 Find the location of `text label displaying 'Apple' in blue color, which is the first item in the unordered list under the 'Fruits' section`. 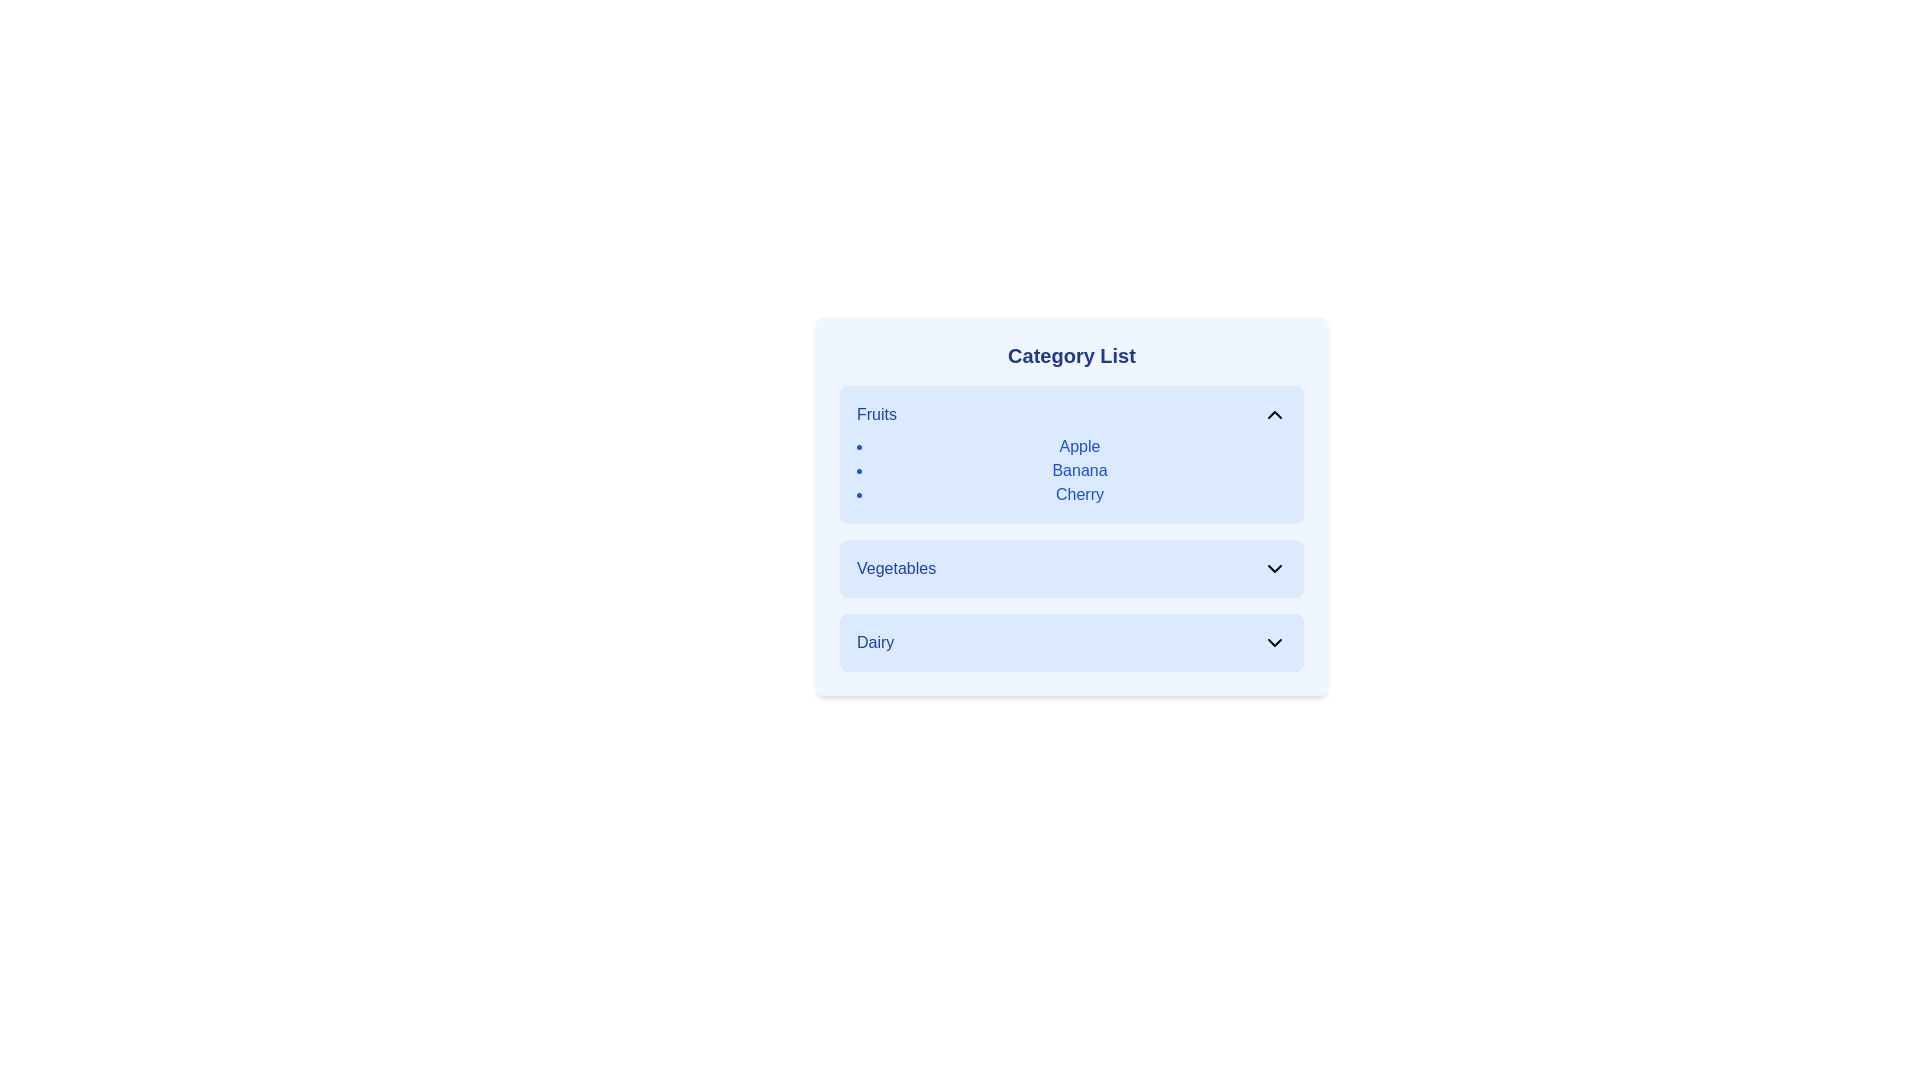

text label displaying 'Apple' in blue color, which is the first item in the unordered list under the 'Fruits' section is located at coordinates (1079, 446).